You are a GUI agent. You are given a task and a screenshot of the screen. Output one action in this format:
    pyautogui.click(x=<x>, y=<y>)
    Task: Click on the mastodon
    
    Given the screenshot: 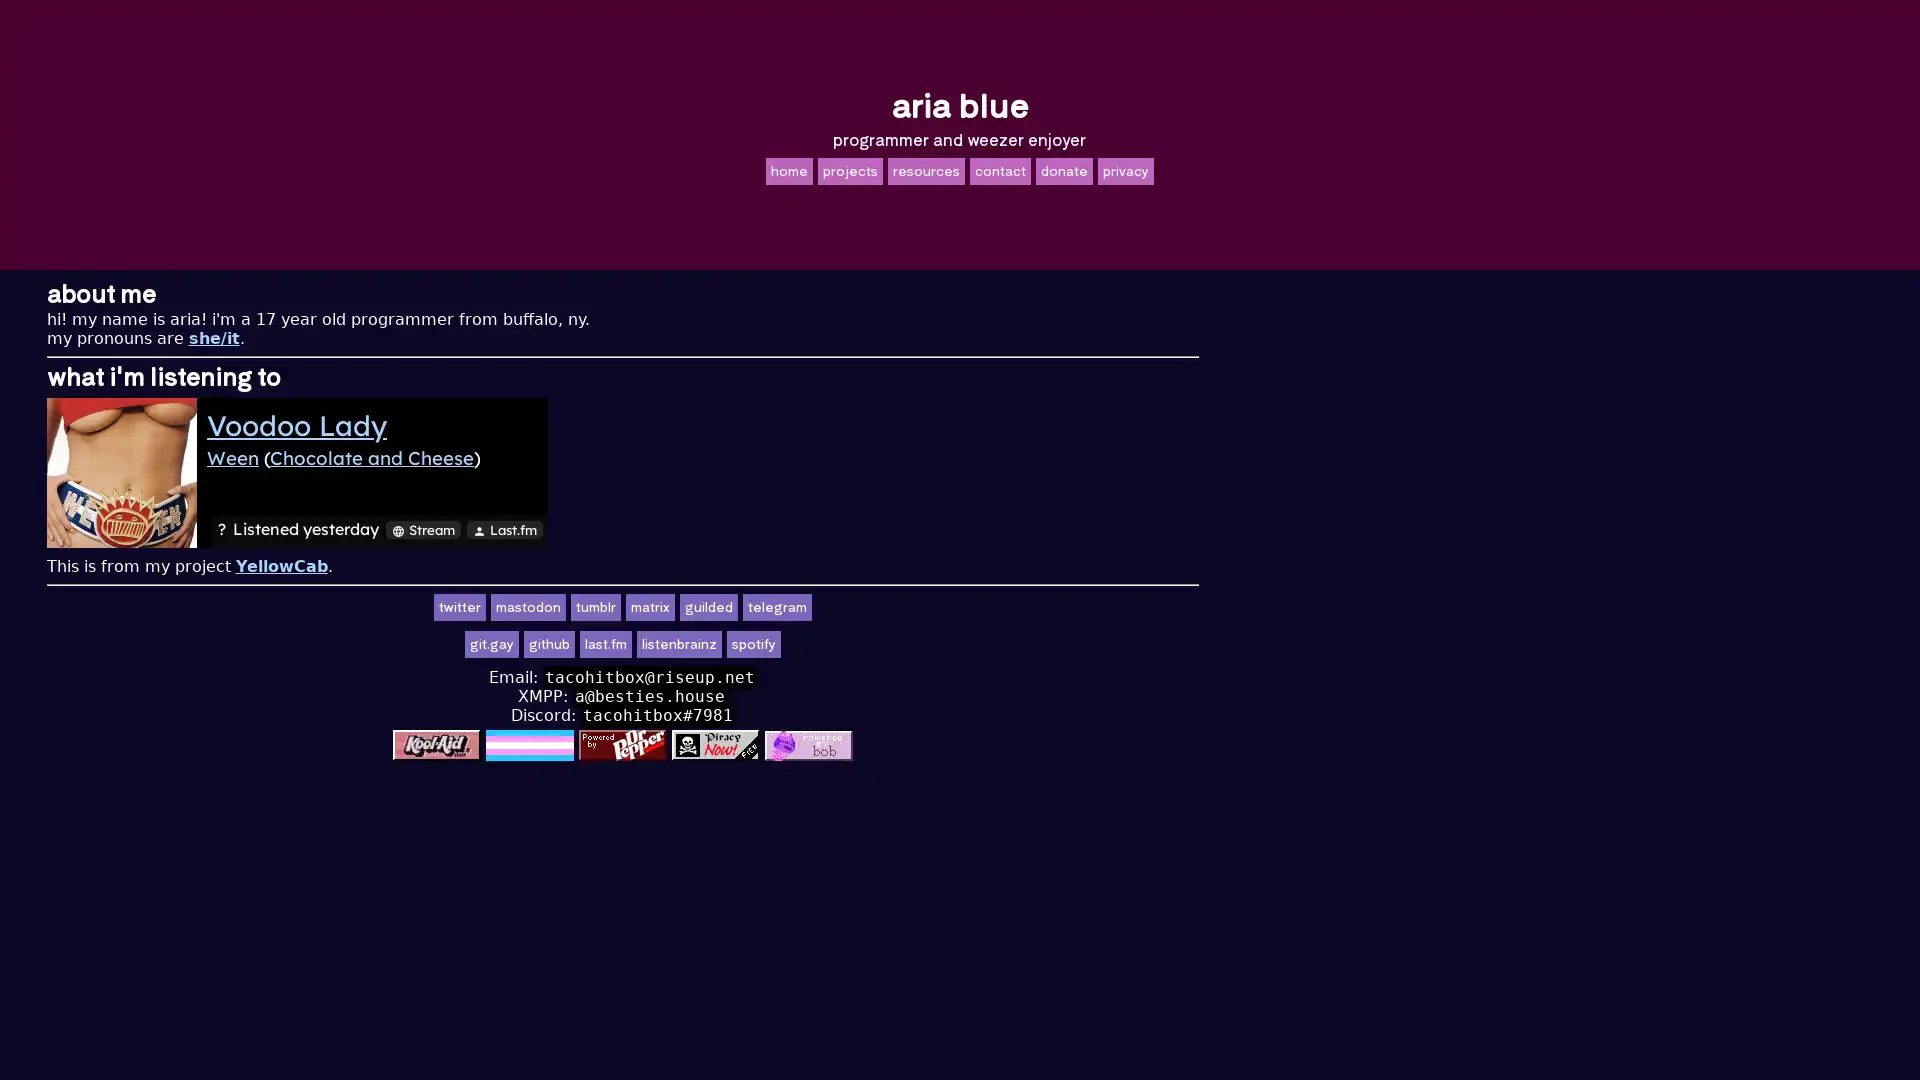 What is the action you would take?
    pyautogui.click(x=865, y=606)
    